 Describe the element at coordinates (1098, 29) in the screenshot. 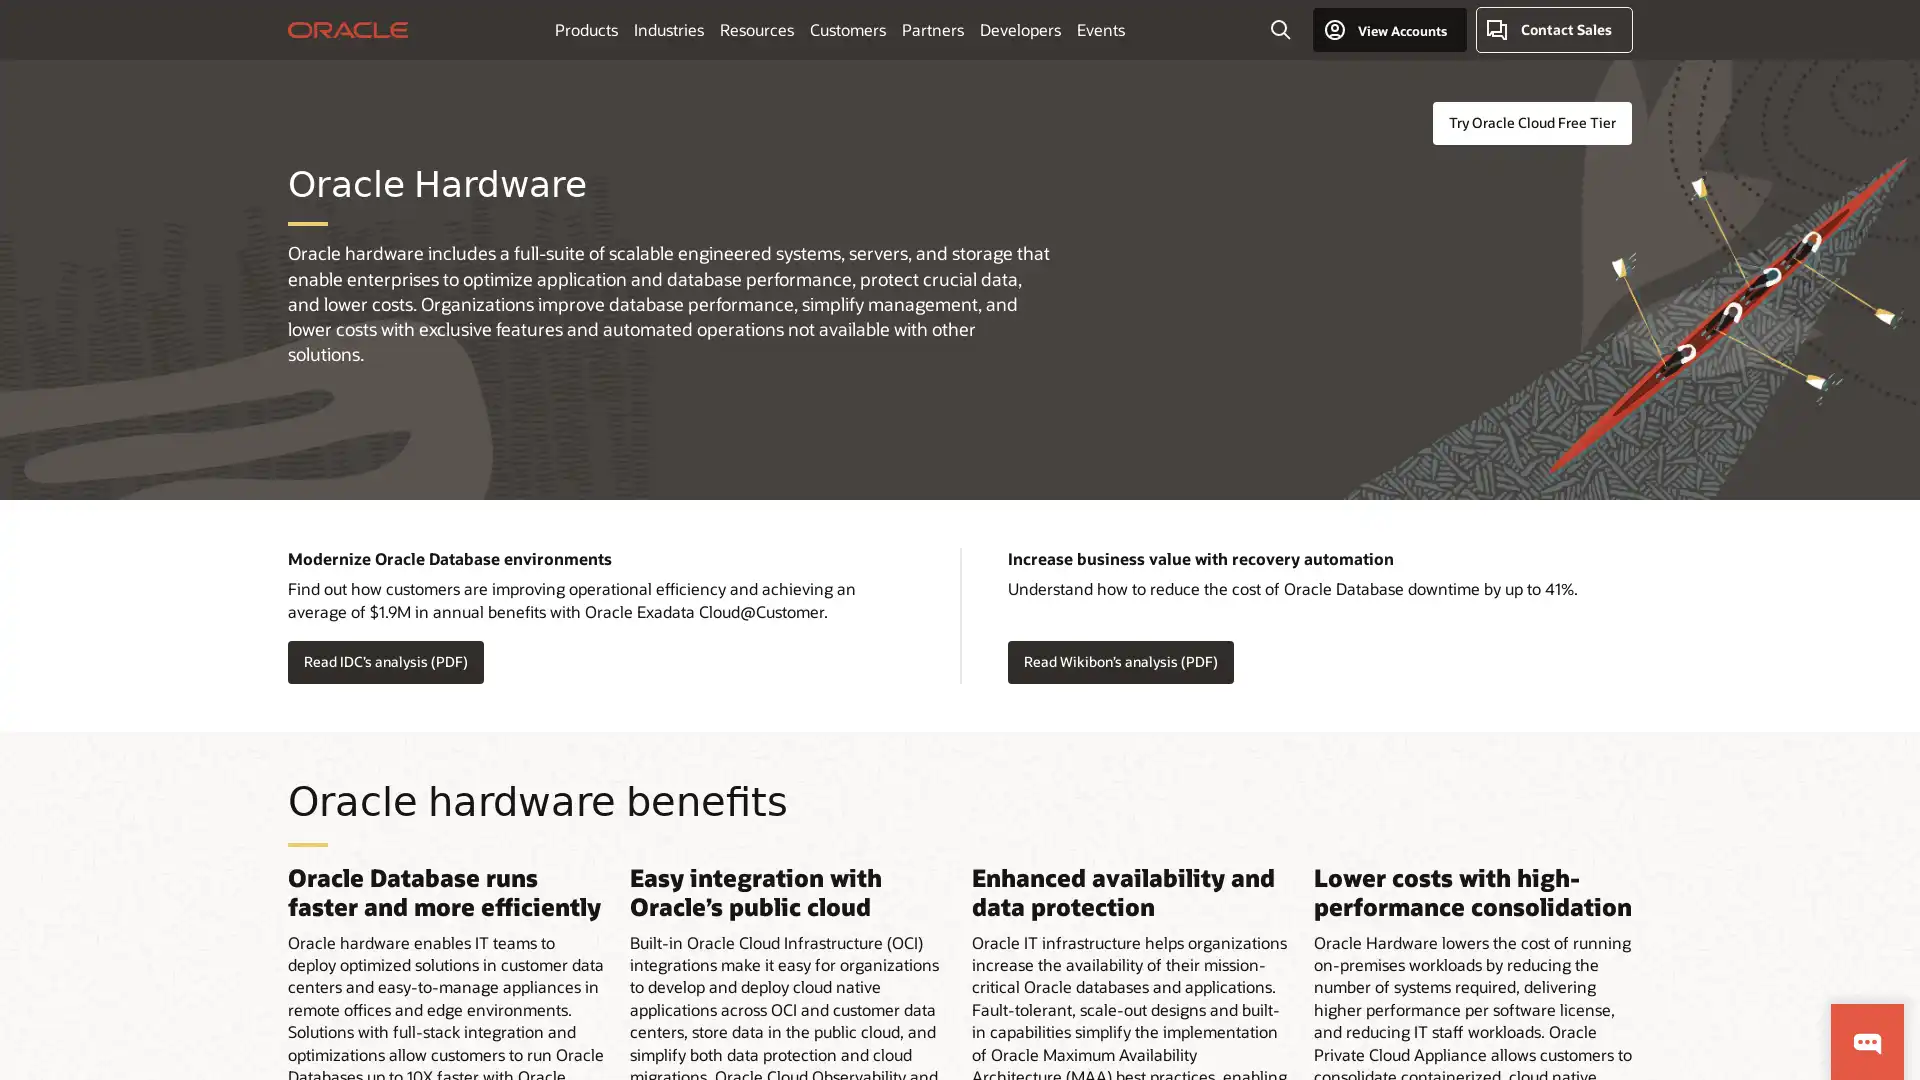

I see `Events` at that location.